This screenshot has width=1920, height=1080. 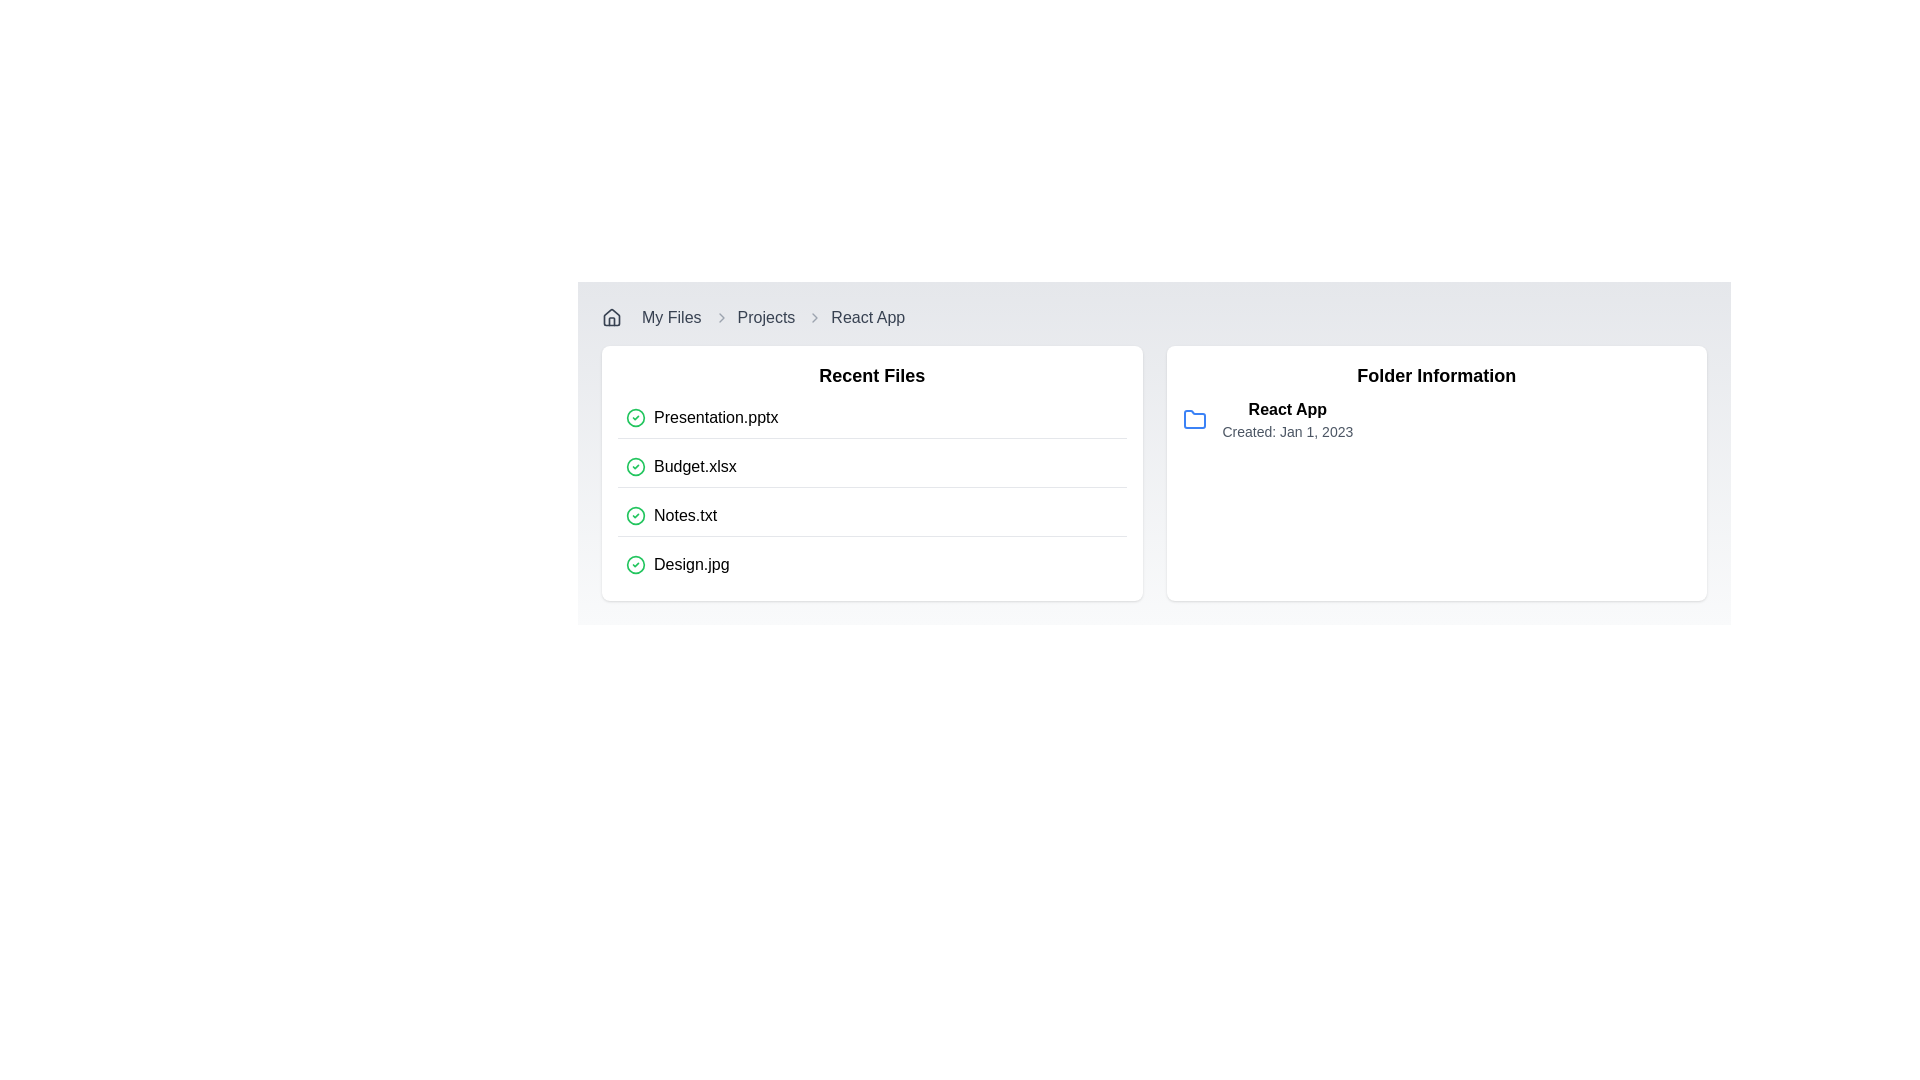 I want to click on the green circular checkmark icon located to the left of 'Budget.xlsx' in the second row of the 'Recent Files' list, so click(x=634, y=466).